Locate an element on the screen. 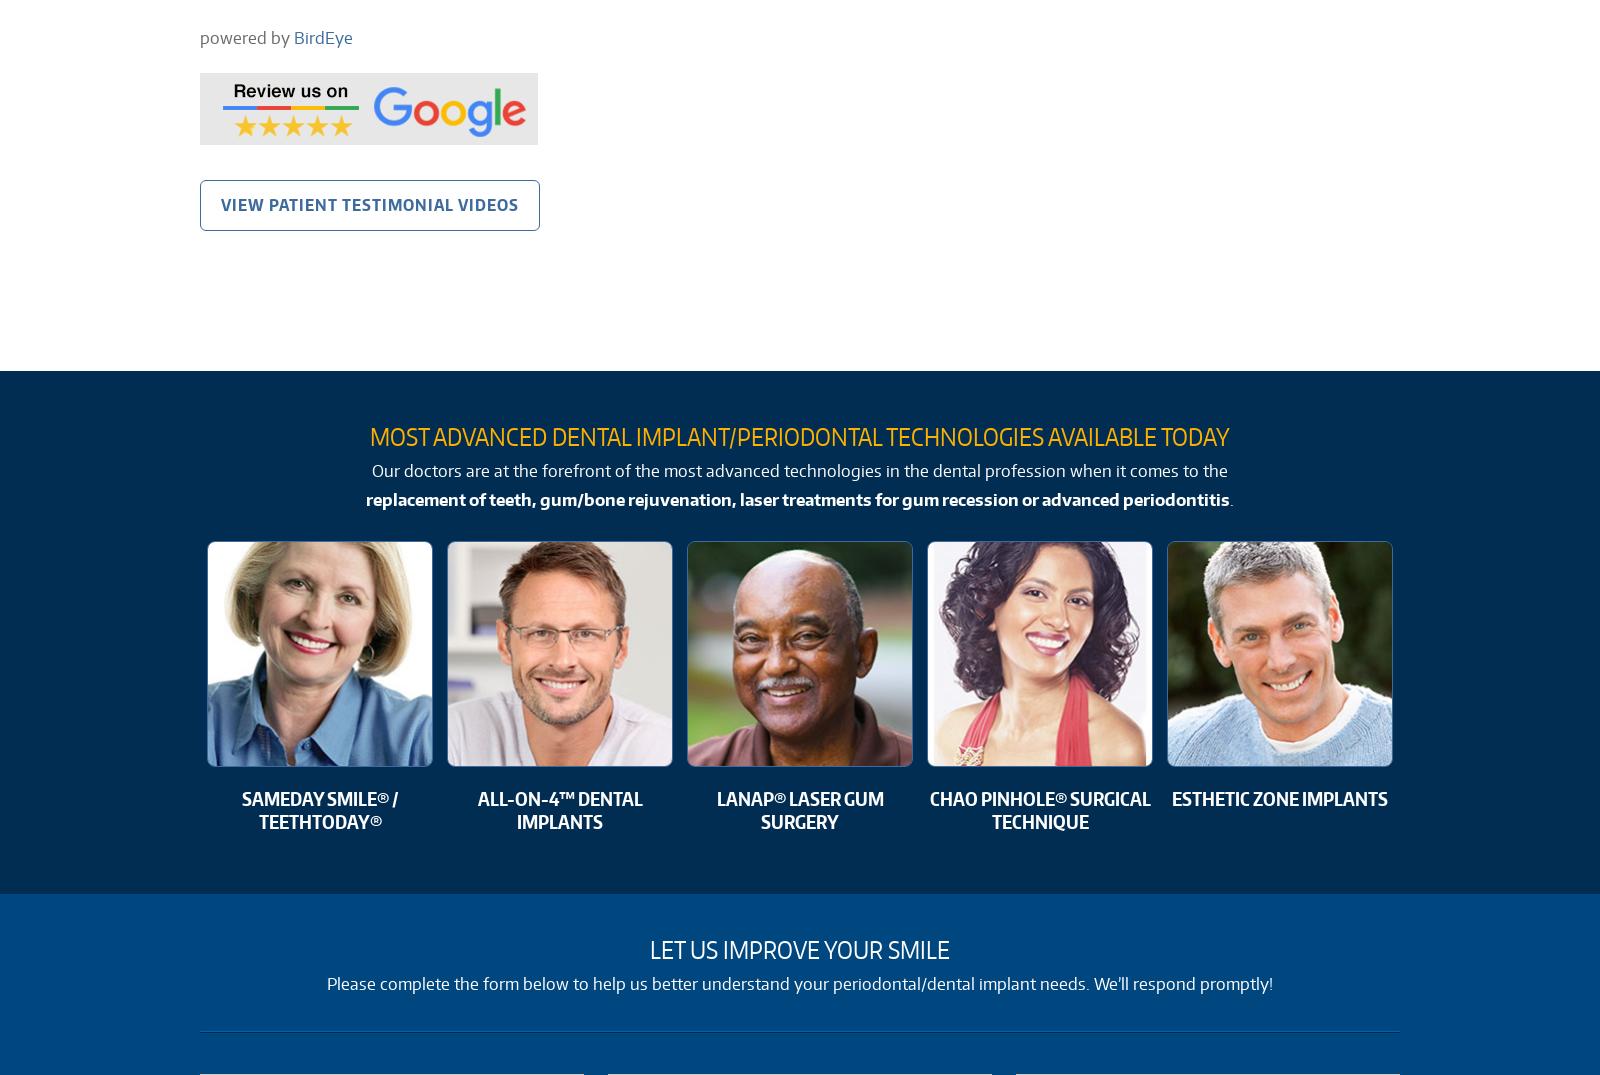 Image resolution: width=1600 pixels, height=1075 pixels. 'Let Us Improve Your Smile' is located at coordinates (649, 948).